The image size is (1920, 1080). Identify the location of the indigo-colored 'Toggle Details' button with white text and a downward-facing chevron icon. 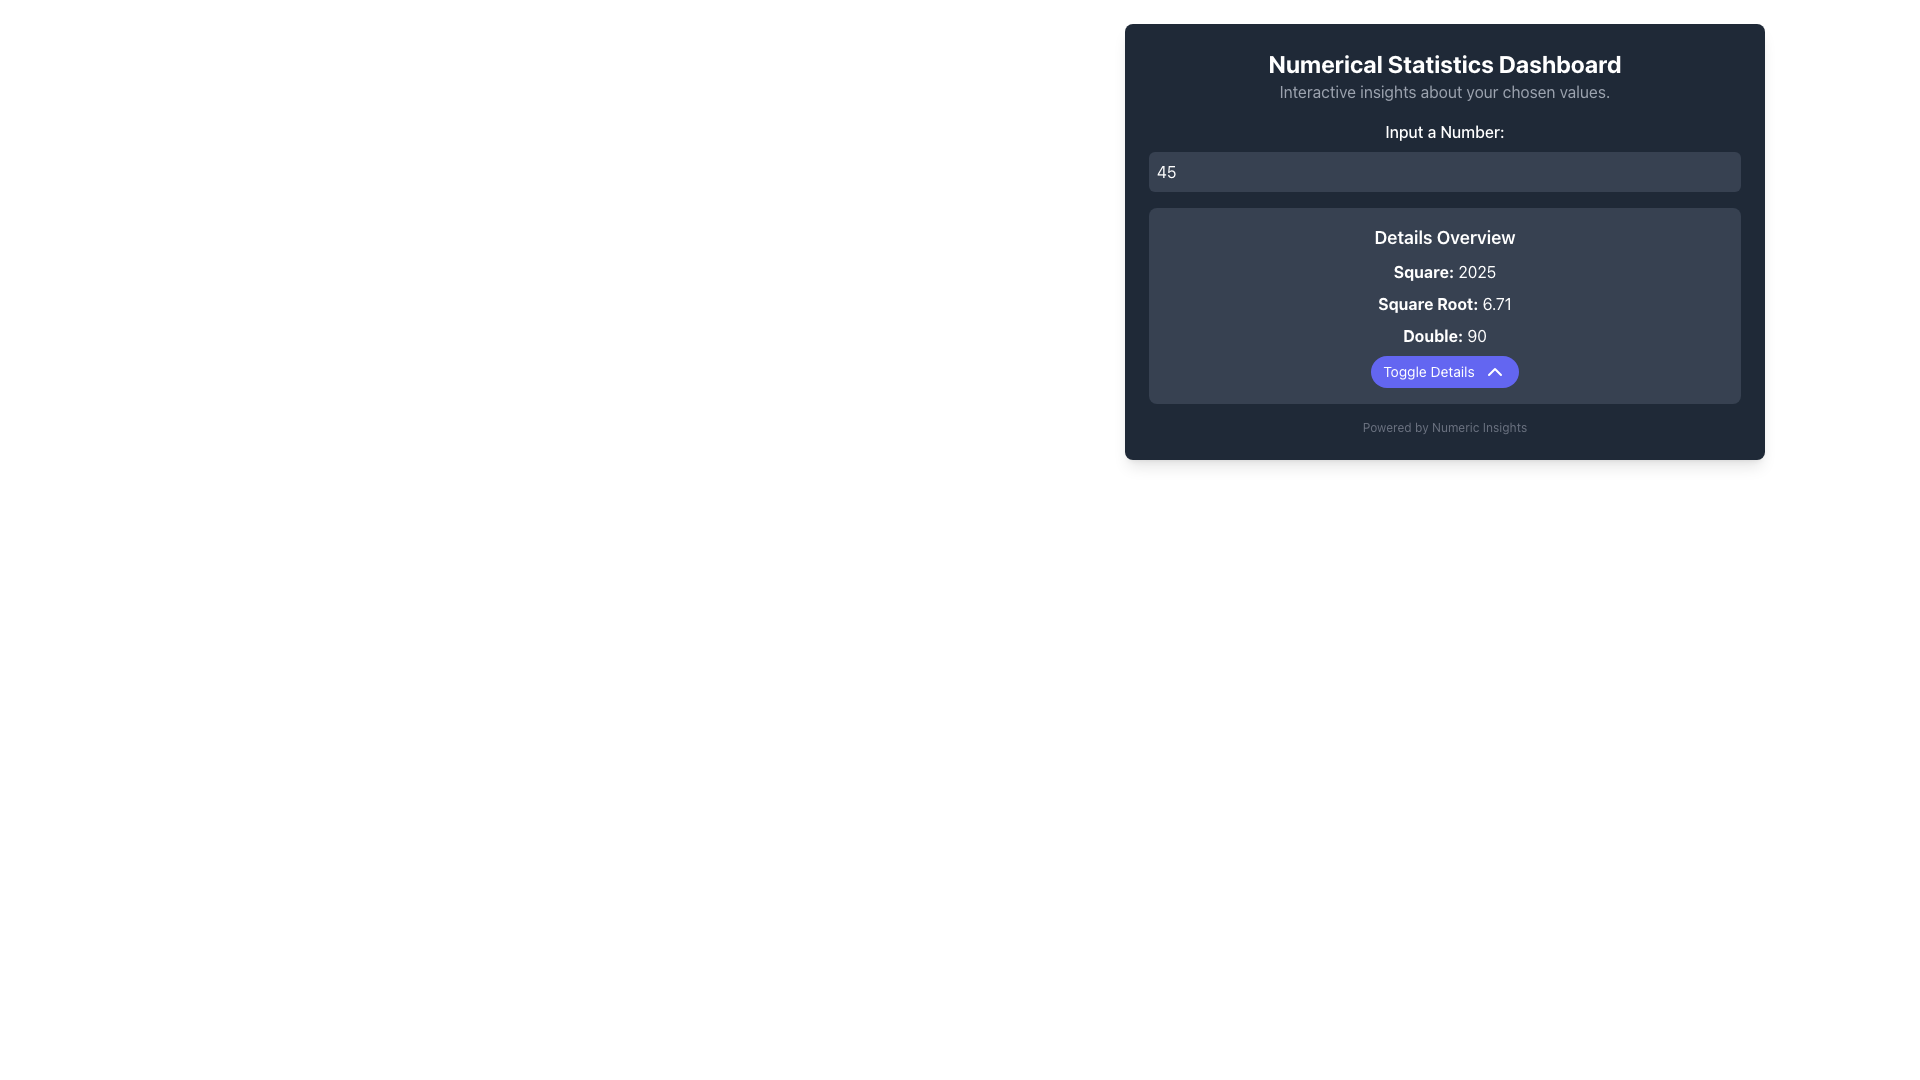
(1444, 371).